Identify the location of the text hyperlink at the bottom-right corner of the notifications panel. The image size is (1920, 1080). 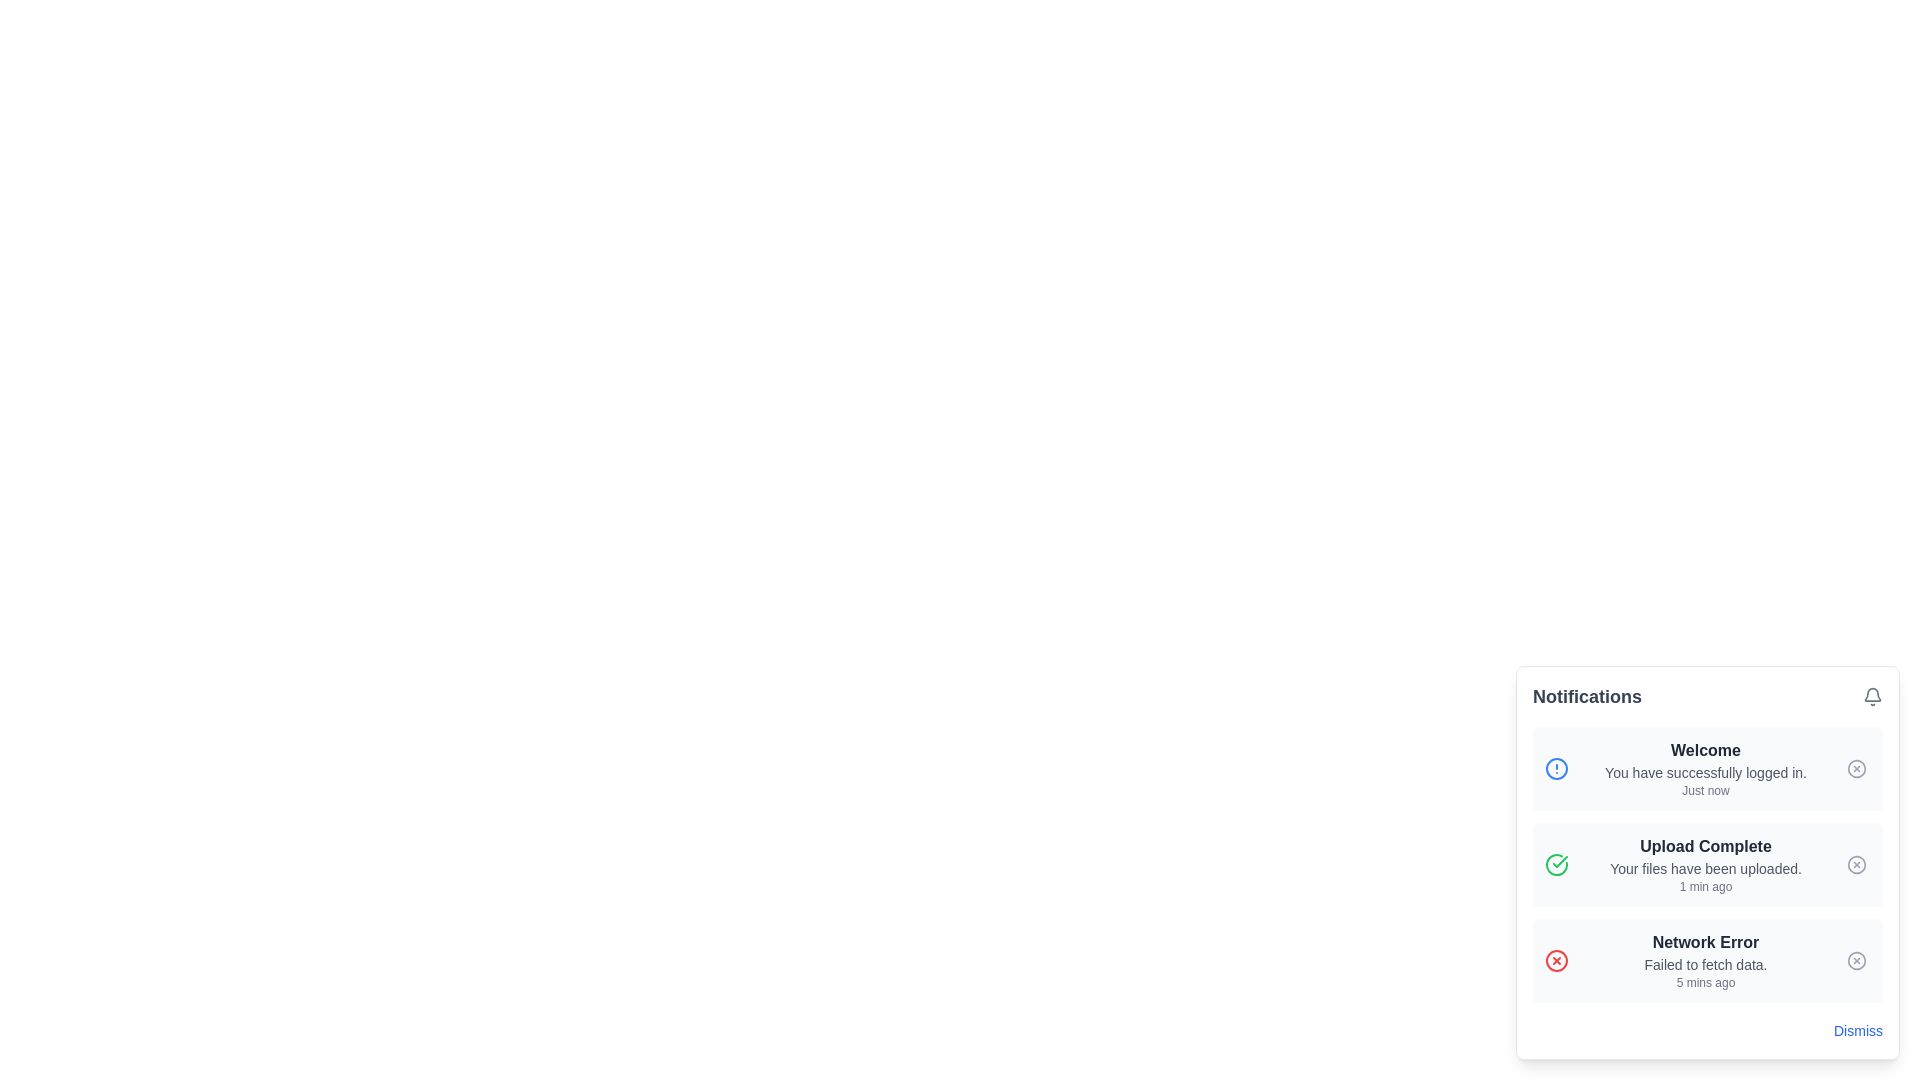
(1857, 1030).